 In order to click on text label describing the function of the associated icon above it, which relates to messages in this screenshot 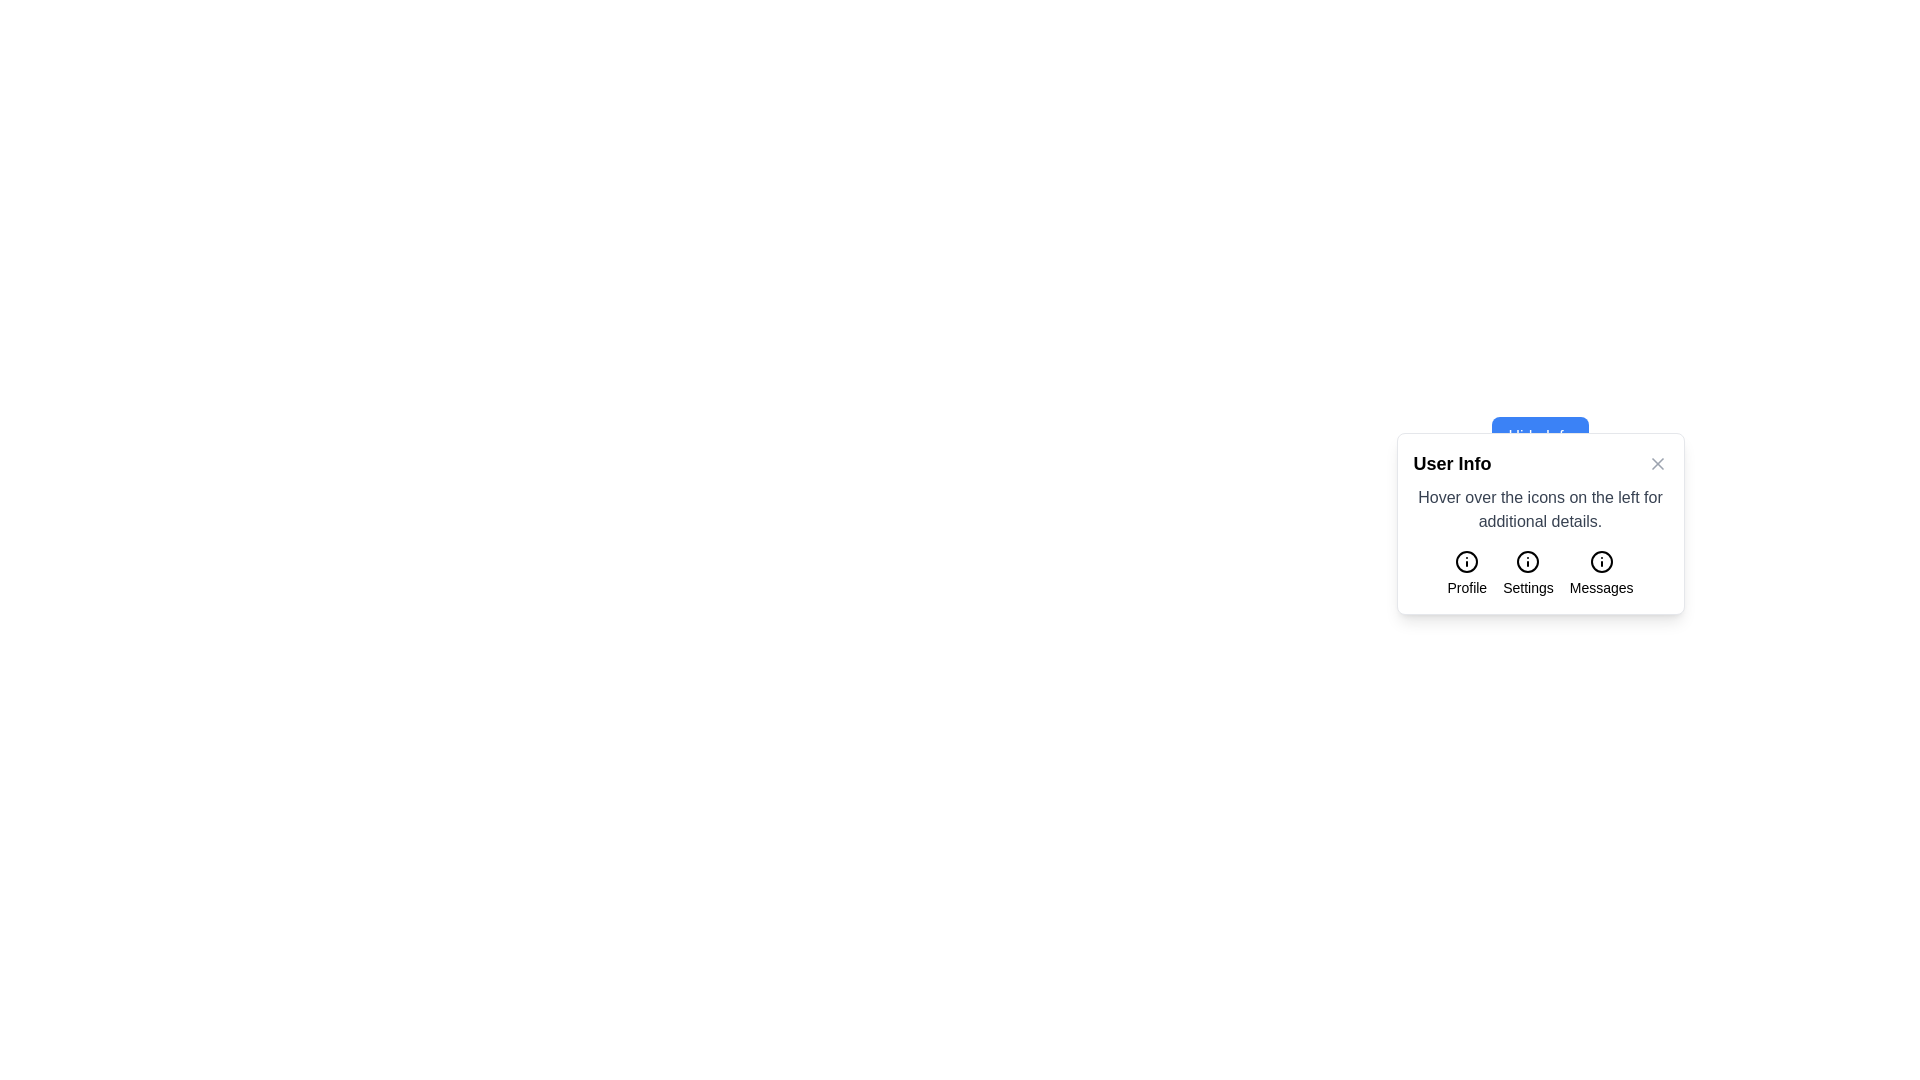, I will do `click(1601, 586)`.